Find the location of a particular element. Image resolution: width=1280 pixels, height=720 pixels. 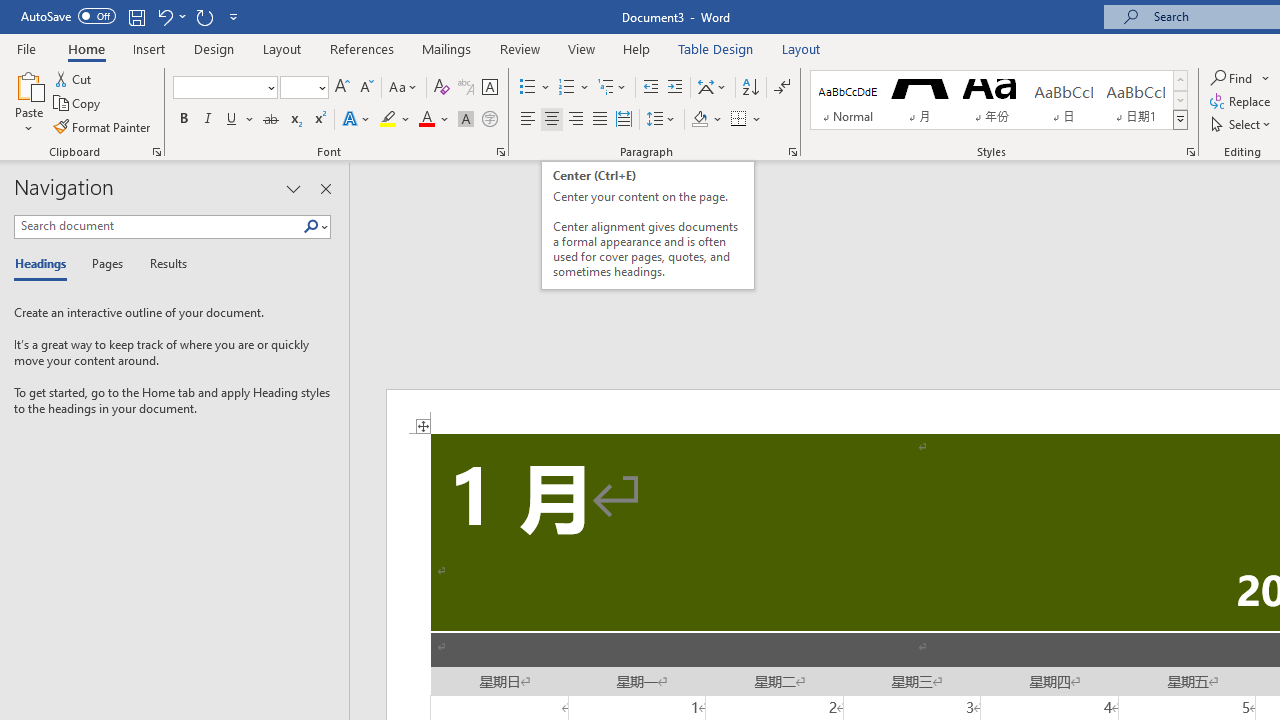

'Character Shading' is located at coordinates (464, 119).